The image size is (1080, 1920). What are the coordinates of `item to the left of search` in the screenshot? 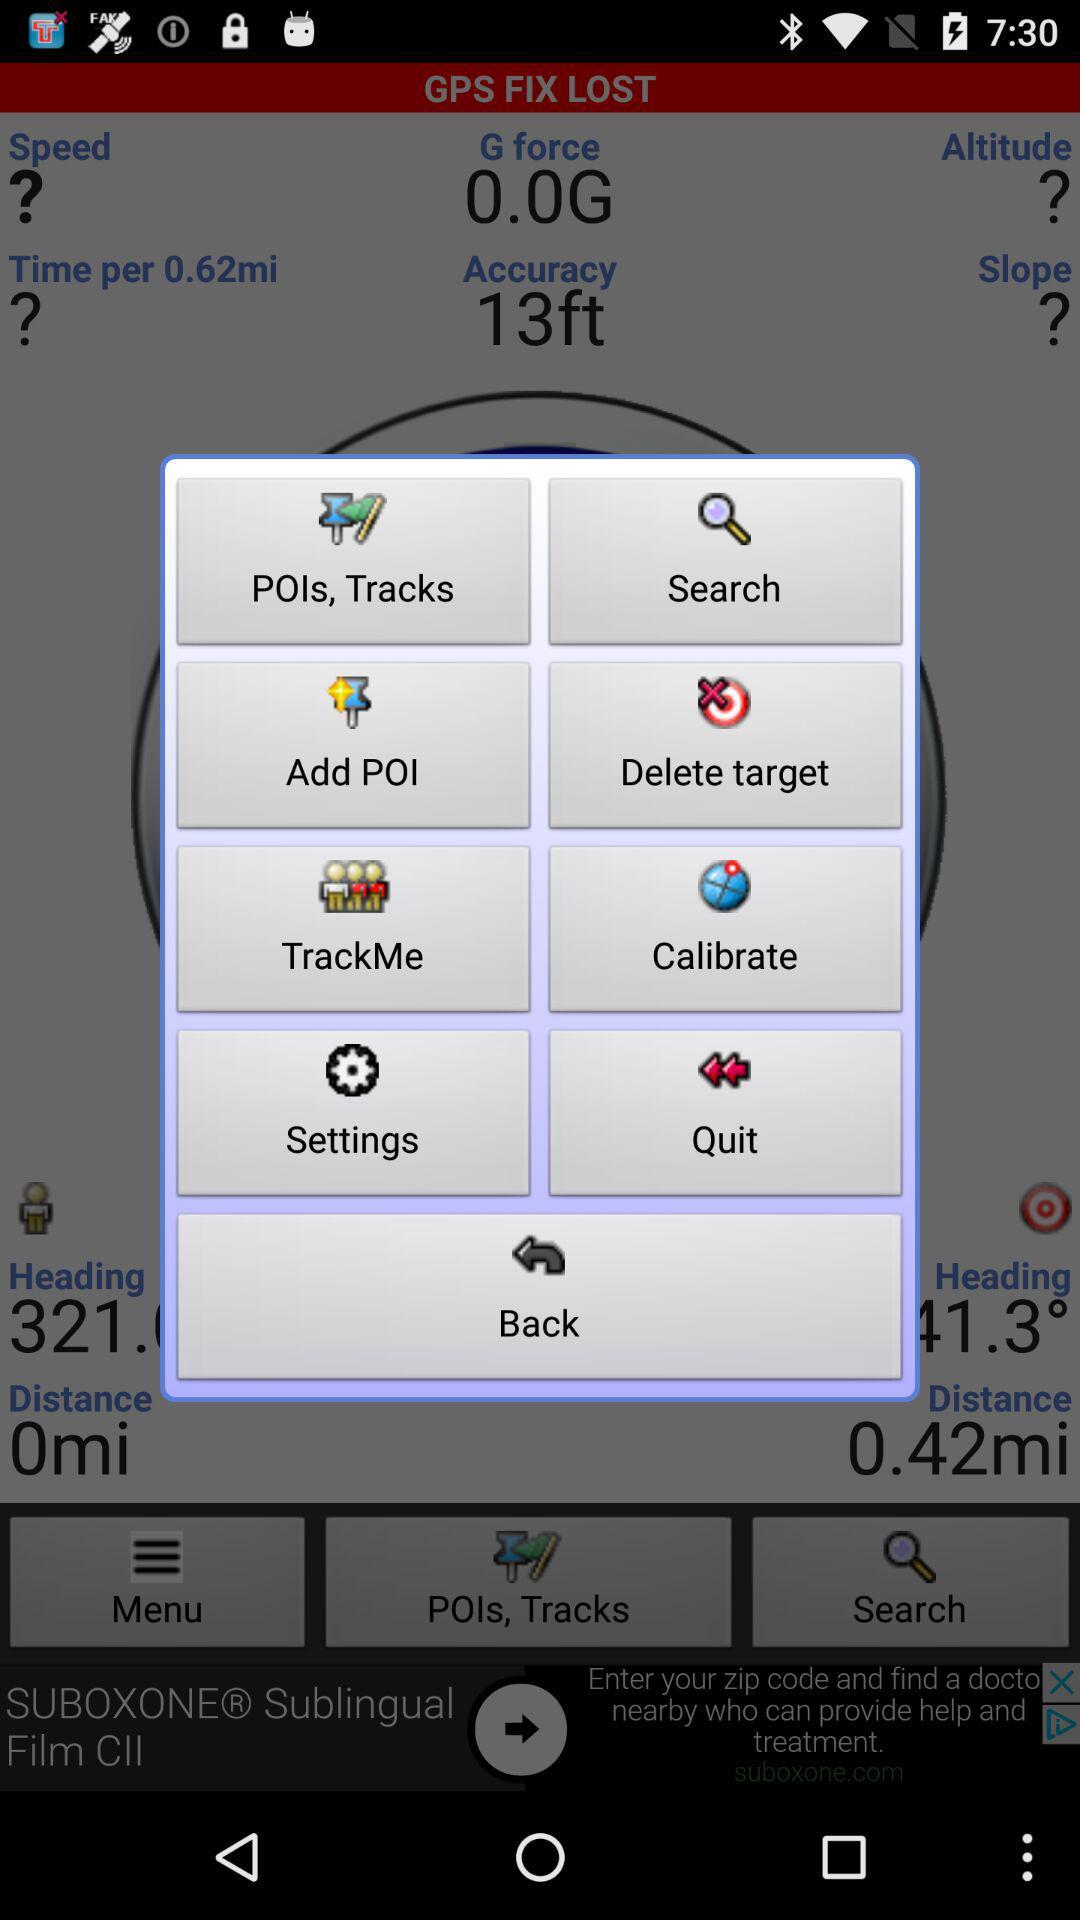 It's located at (353, 566).